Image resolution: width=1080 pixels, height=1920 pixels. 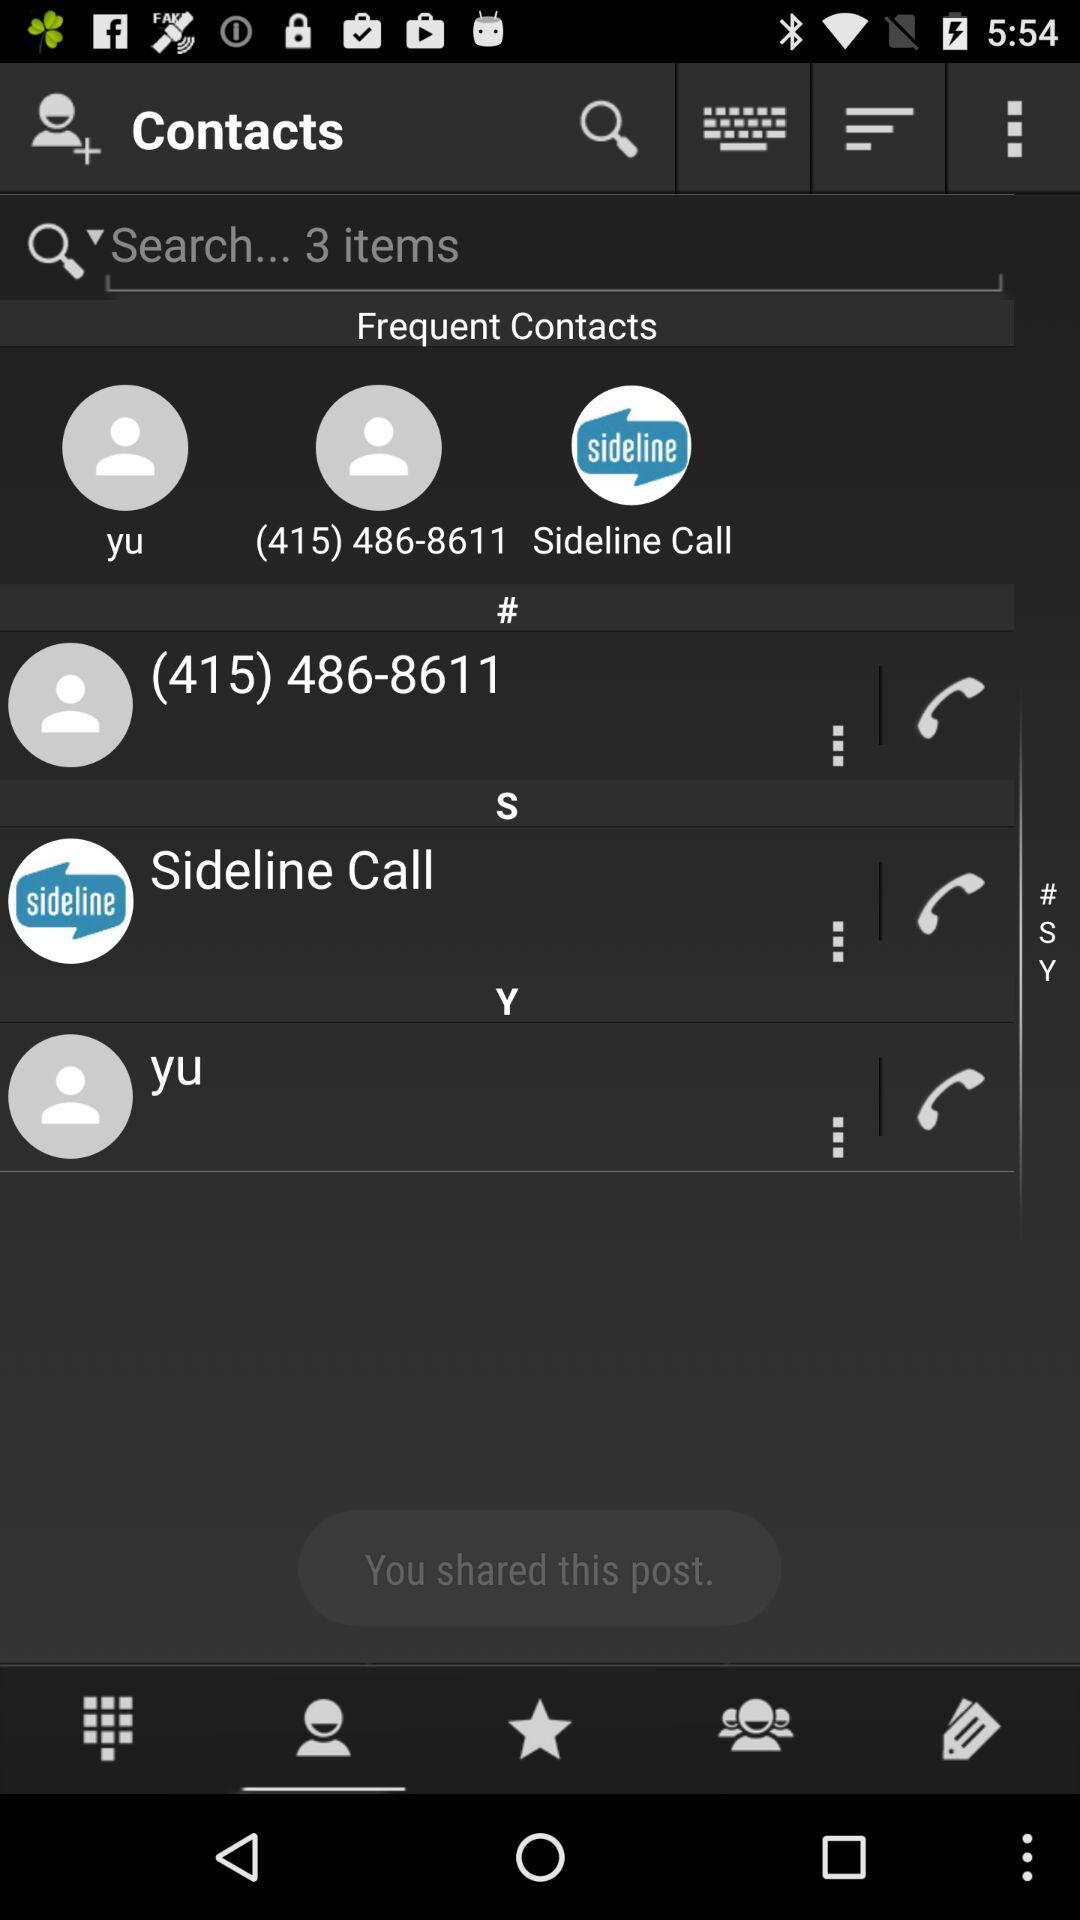 I want to click on call, so click(x=947, y=705).